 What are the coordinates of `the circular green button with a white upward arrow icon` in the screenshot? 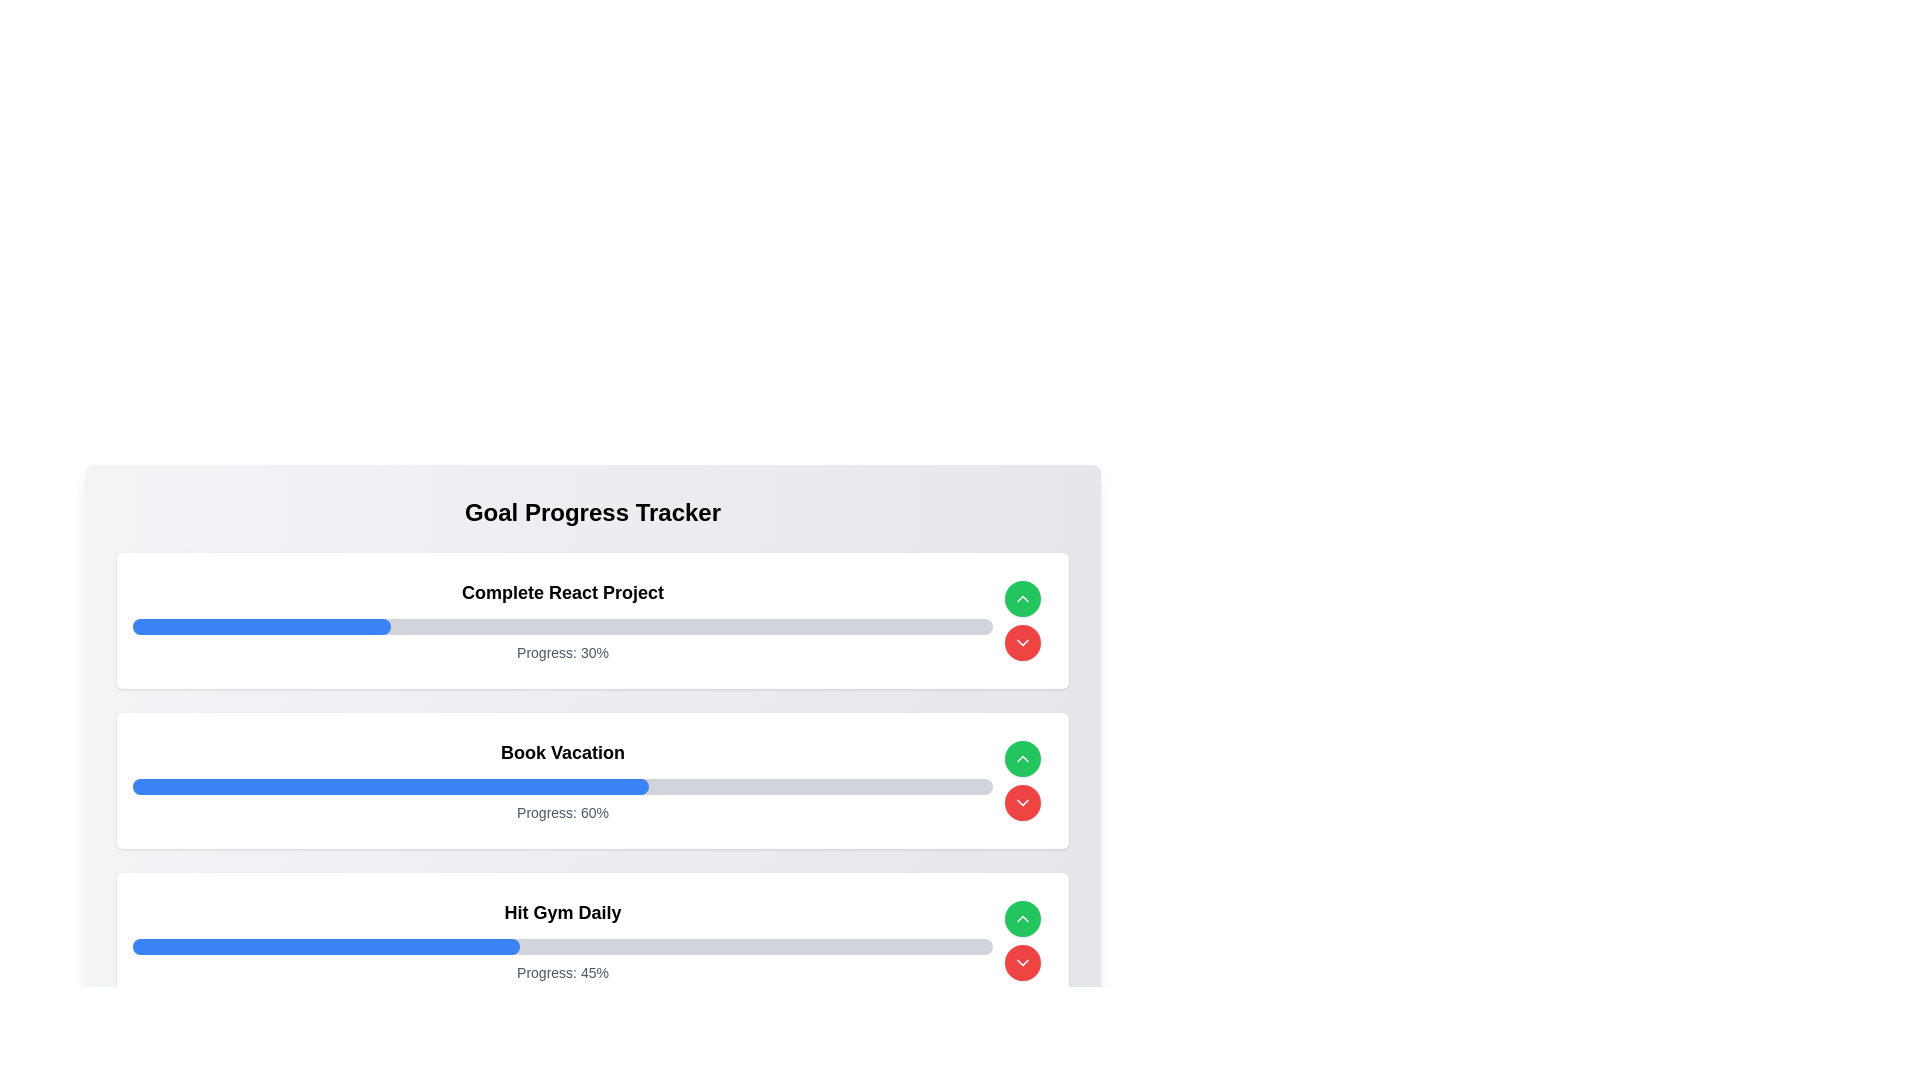 It's located at (1022, 597).